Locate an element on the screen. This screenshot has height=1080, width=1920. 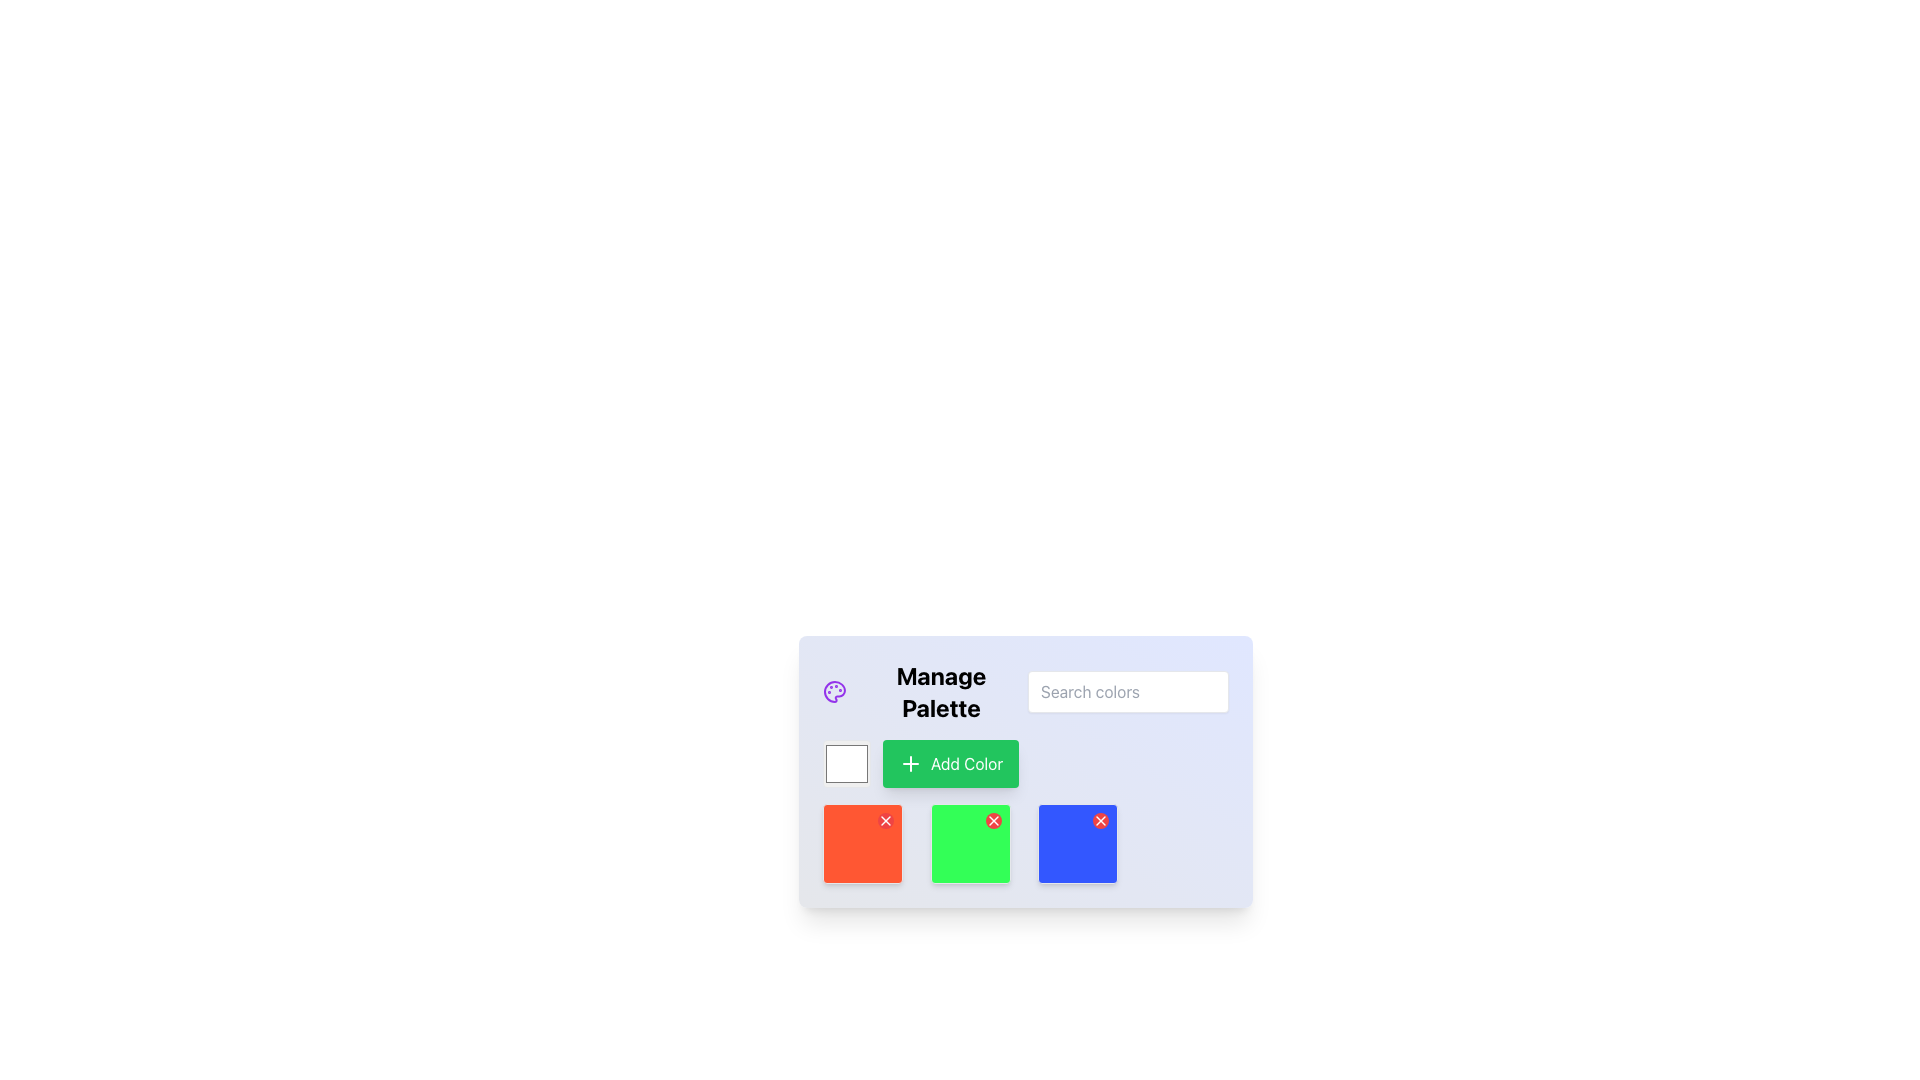
the blue color tile is located at coordinates (1077, 844).